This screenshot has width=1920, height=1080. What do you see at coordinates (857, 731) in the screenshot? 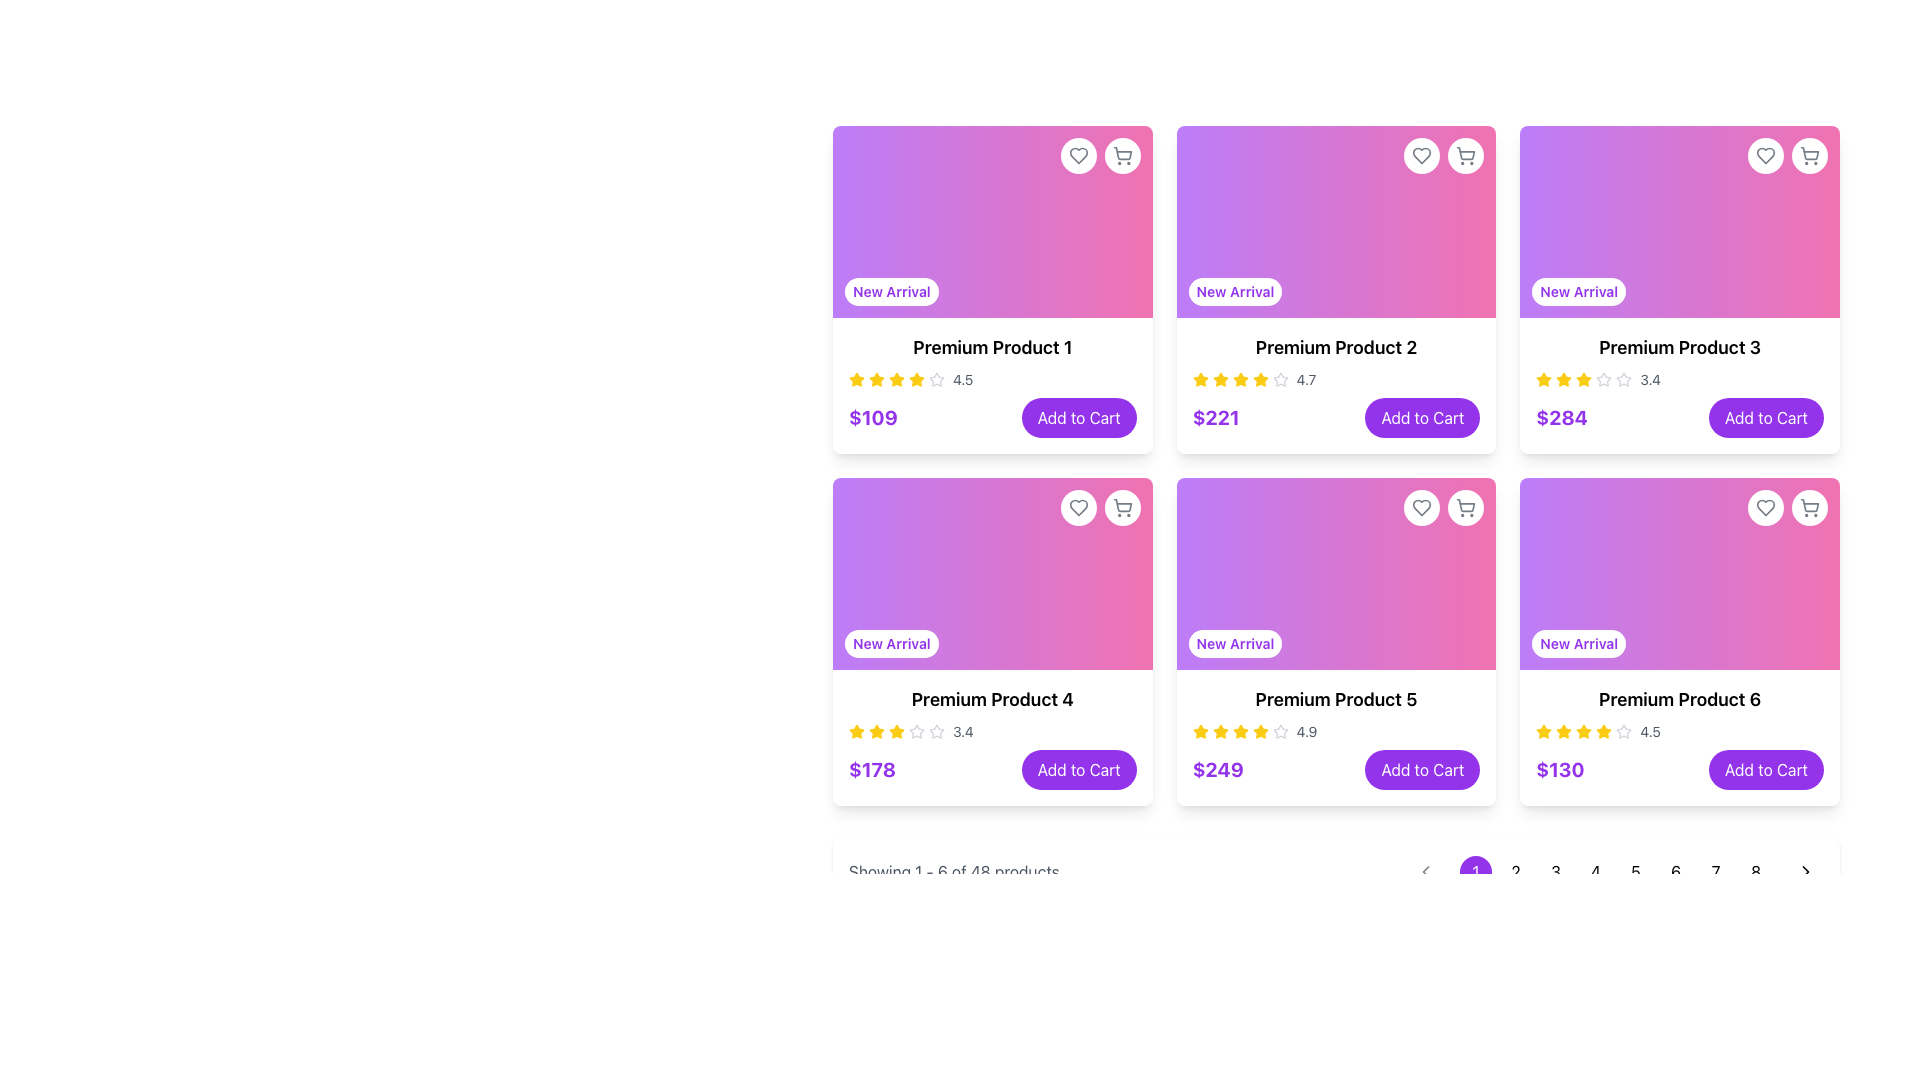
I see `the active yellow star icon in the rating section of the 'Premium Product 4' card to indicate focus` at bounding box center [857, 731].